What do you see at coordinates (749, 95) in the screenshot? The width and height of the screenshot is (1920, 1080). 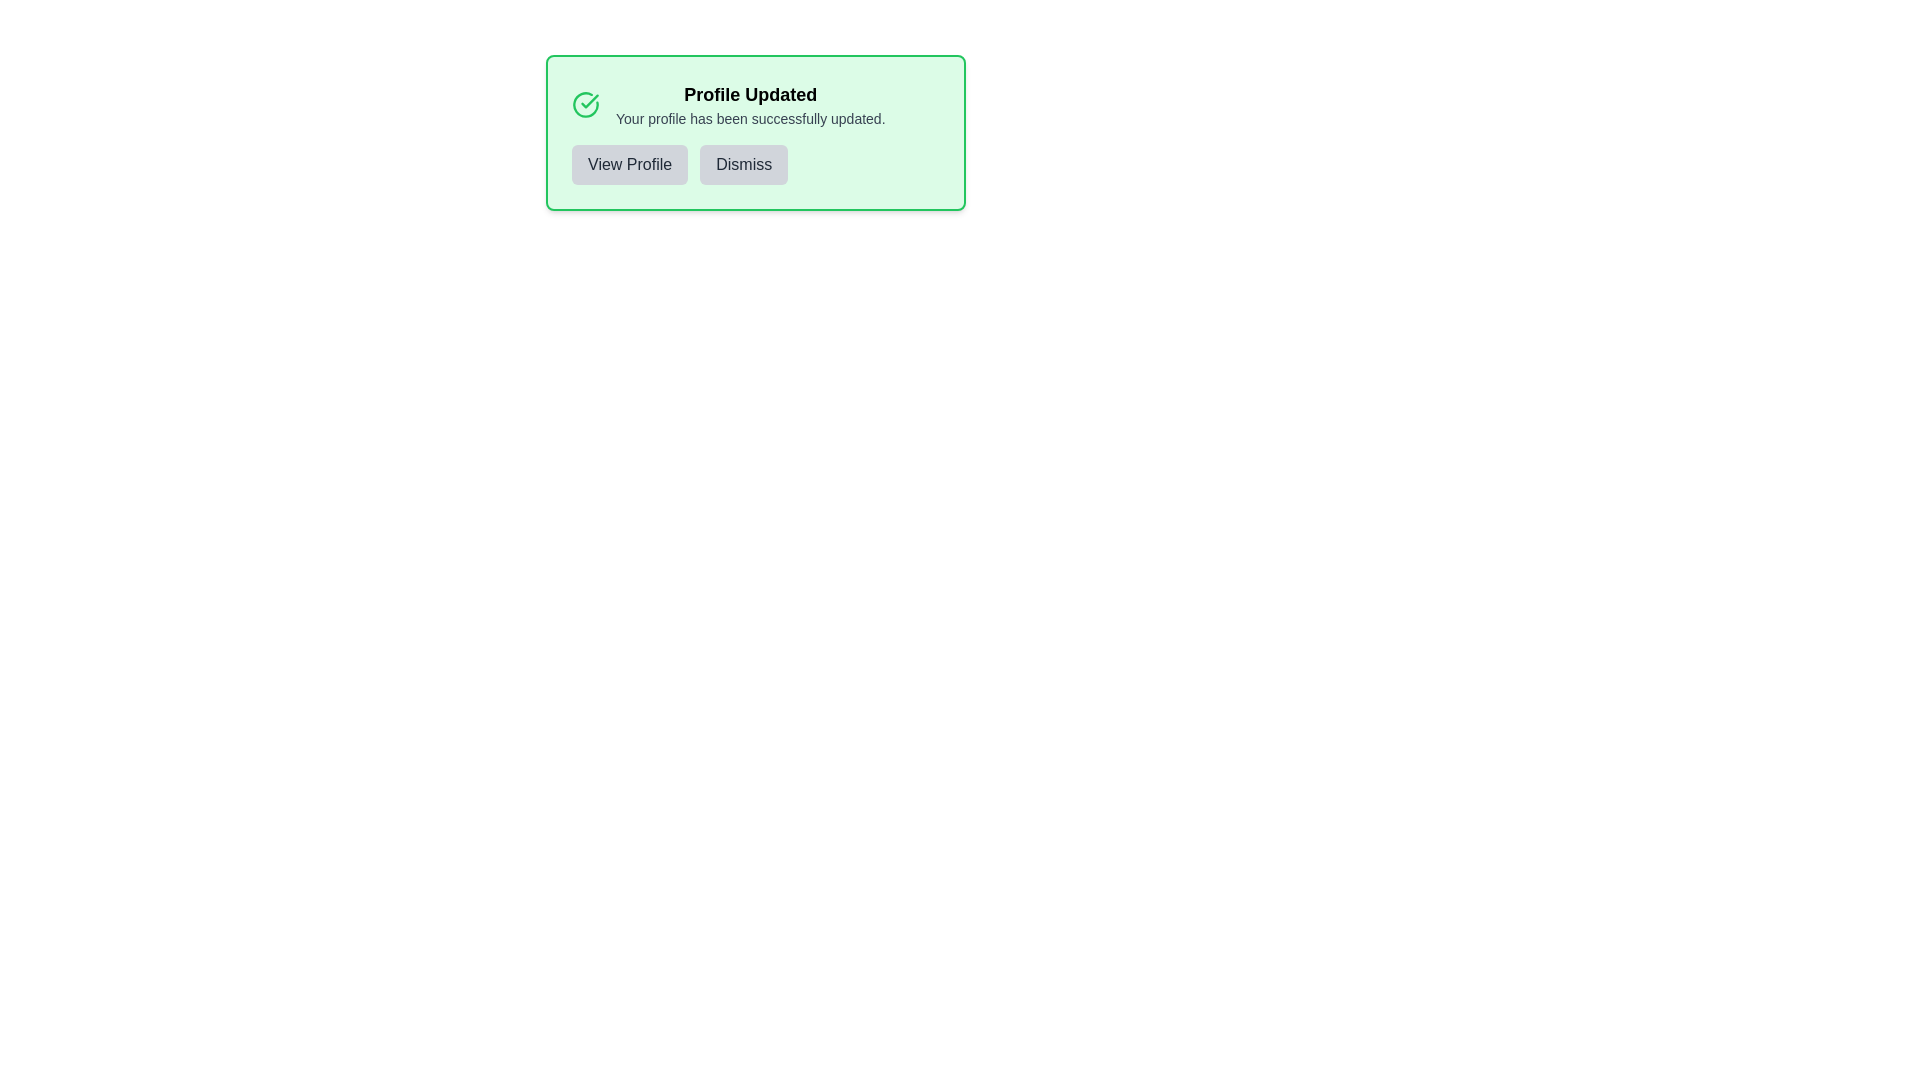 I see `the text label that indicates a successful profile update, located at the top of the central notification box` at bounding box center [749, 95].